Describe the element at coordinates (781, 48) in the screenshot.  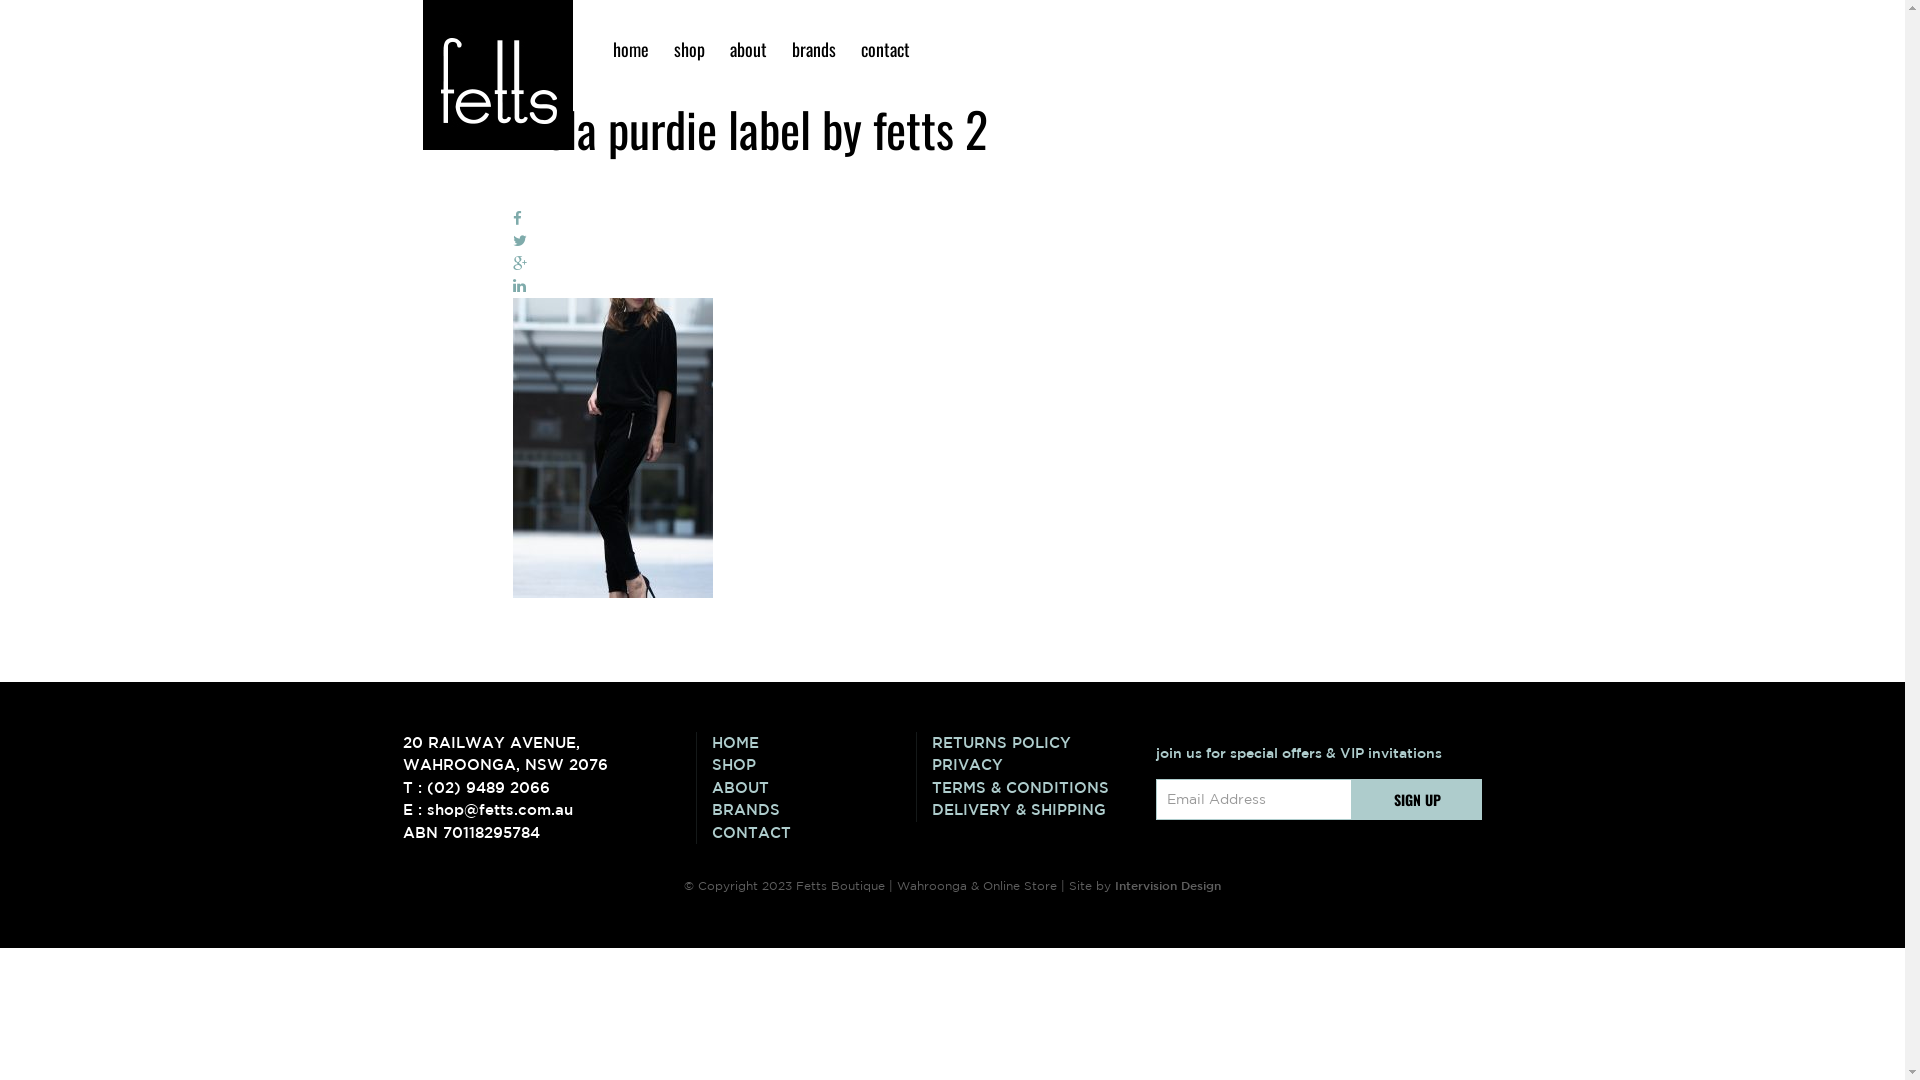
I see `'brands'` at that location.